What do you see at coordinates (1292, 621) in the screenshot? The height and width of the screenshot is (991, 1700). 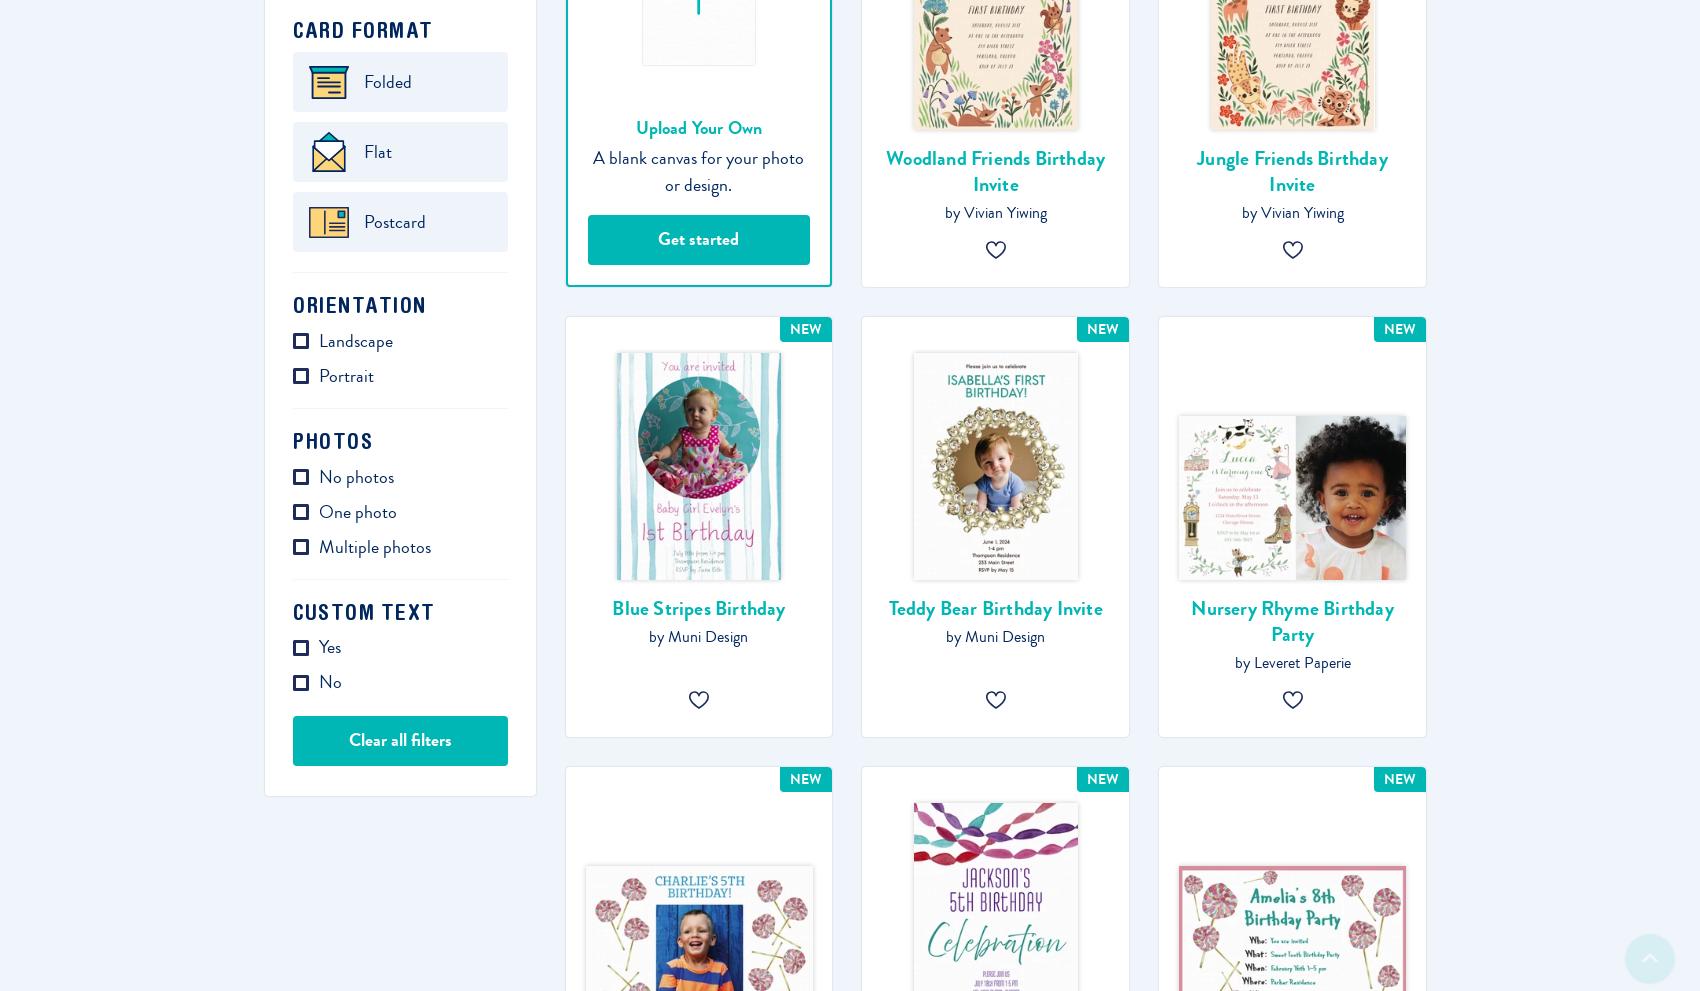 I see `'Nursery Rhyme Birthday Party'` at bounding box center [1292, 621].